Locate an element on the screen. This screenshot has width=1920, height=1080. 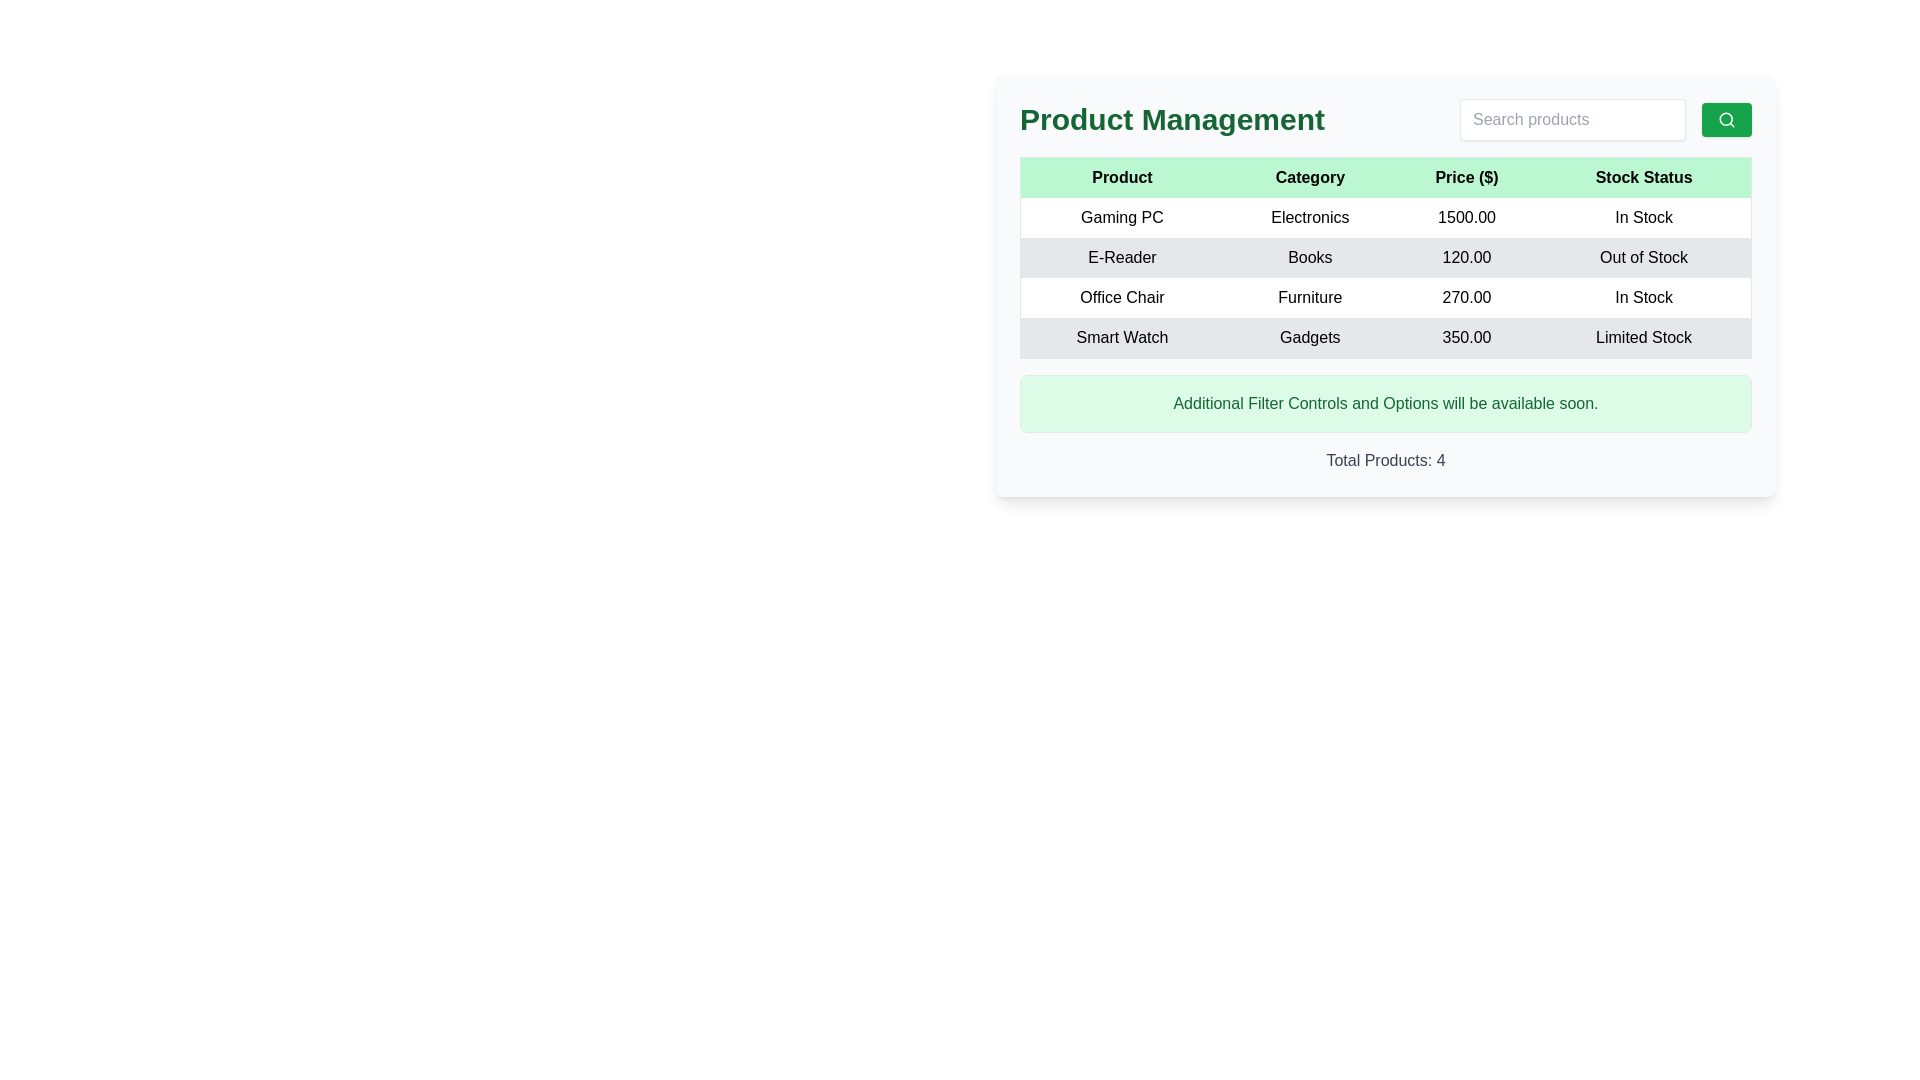
the fourth row in the product table displaying information about 'Smart Watch', which includes its category, price, and stock status is located at coordinates (1385, 337).